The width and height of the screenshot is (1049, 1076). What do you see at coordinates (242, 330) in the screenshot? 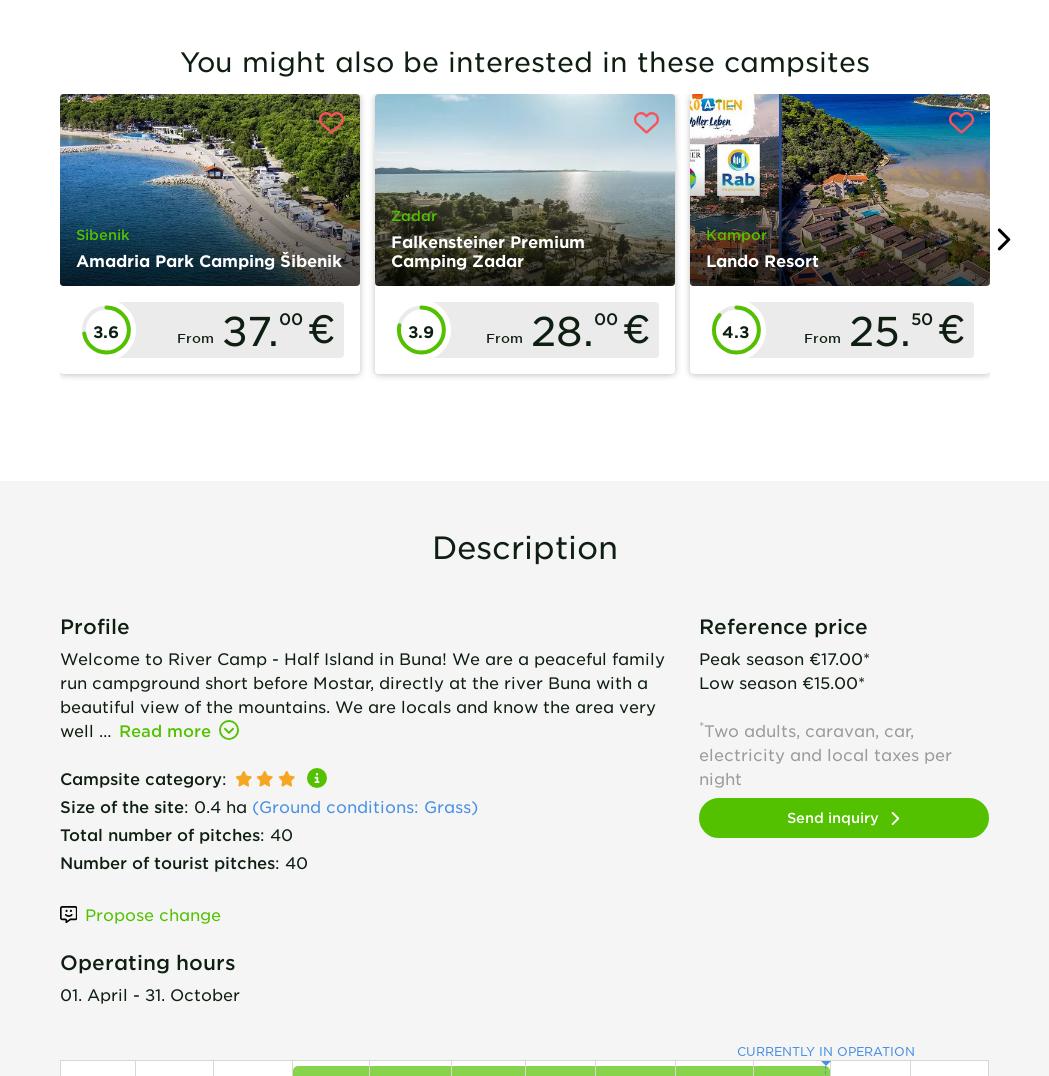
I see `'37'` at bounding box center [242, 330].